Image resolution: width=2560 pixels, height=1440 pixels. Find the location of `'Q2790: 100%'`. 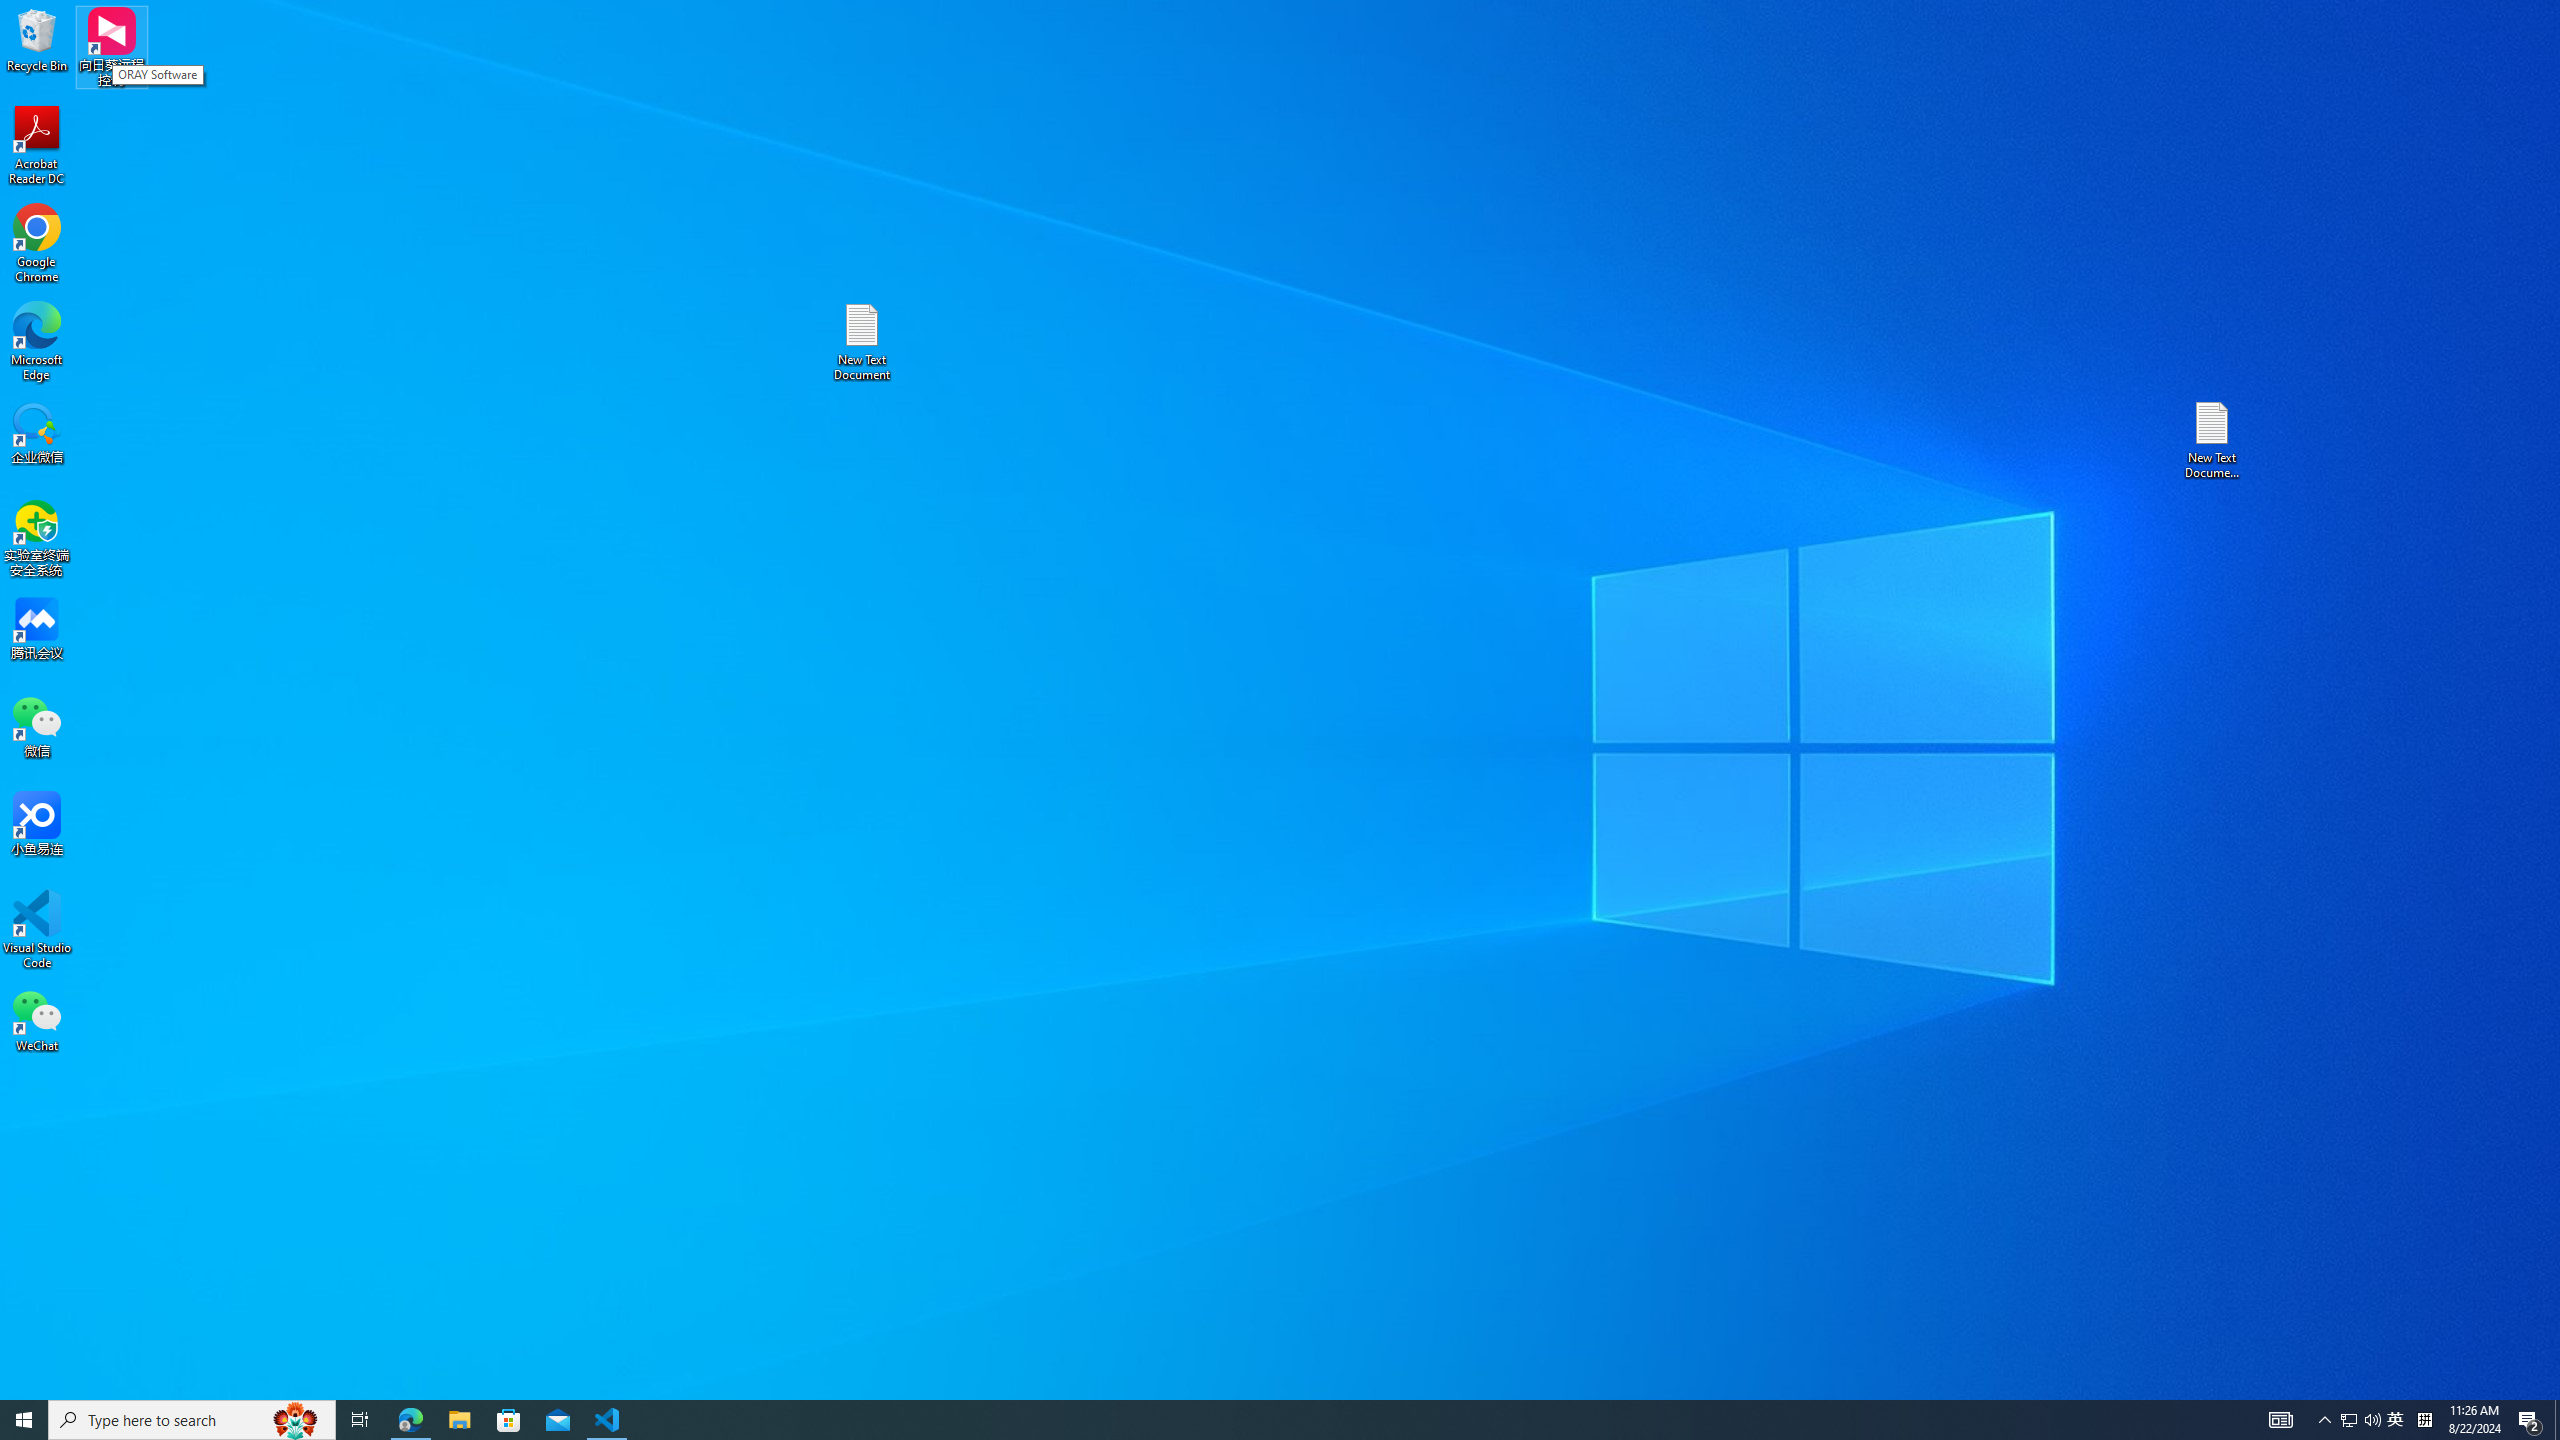

'Q2790: 100%' is located at coordinates (2372, 1418).